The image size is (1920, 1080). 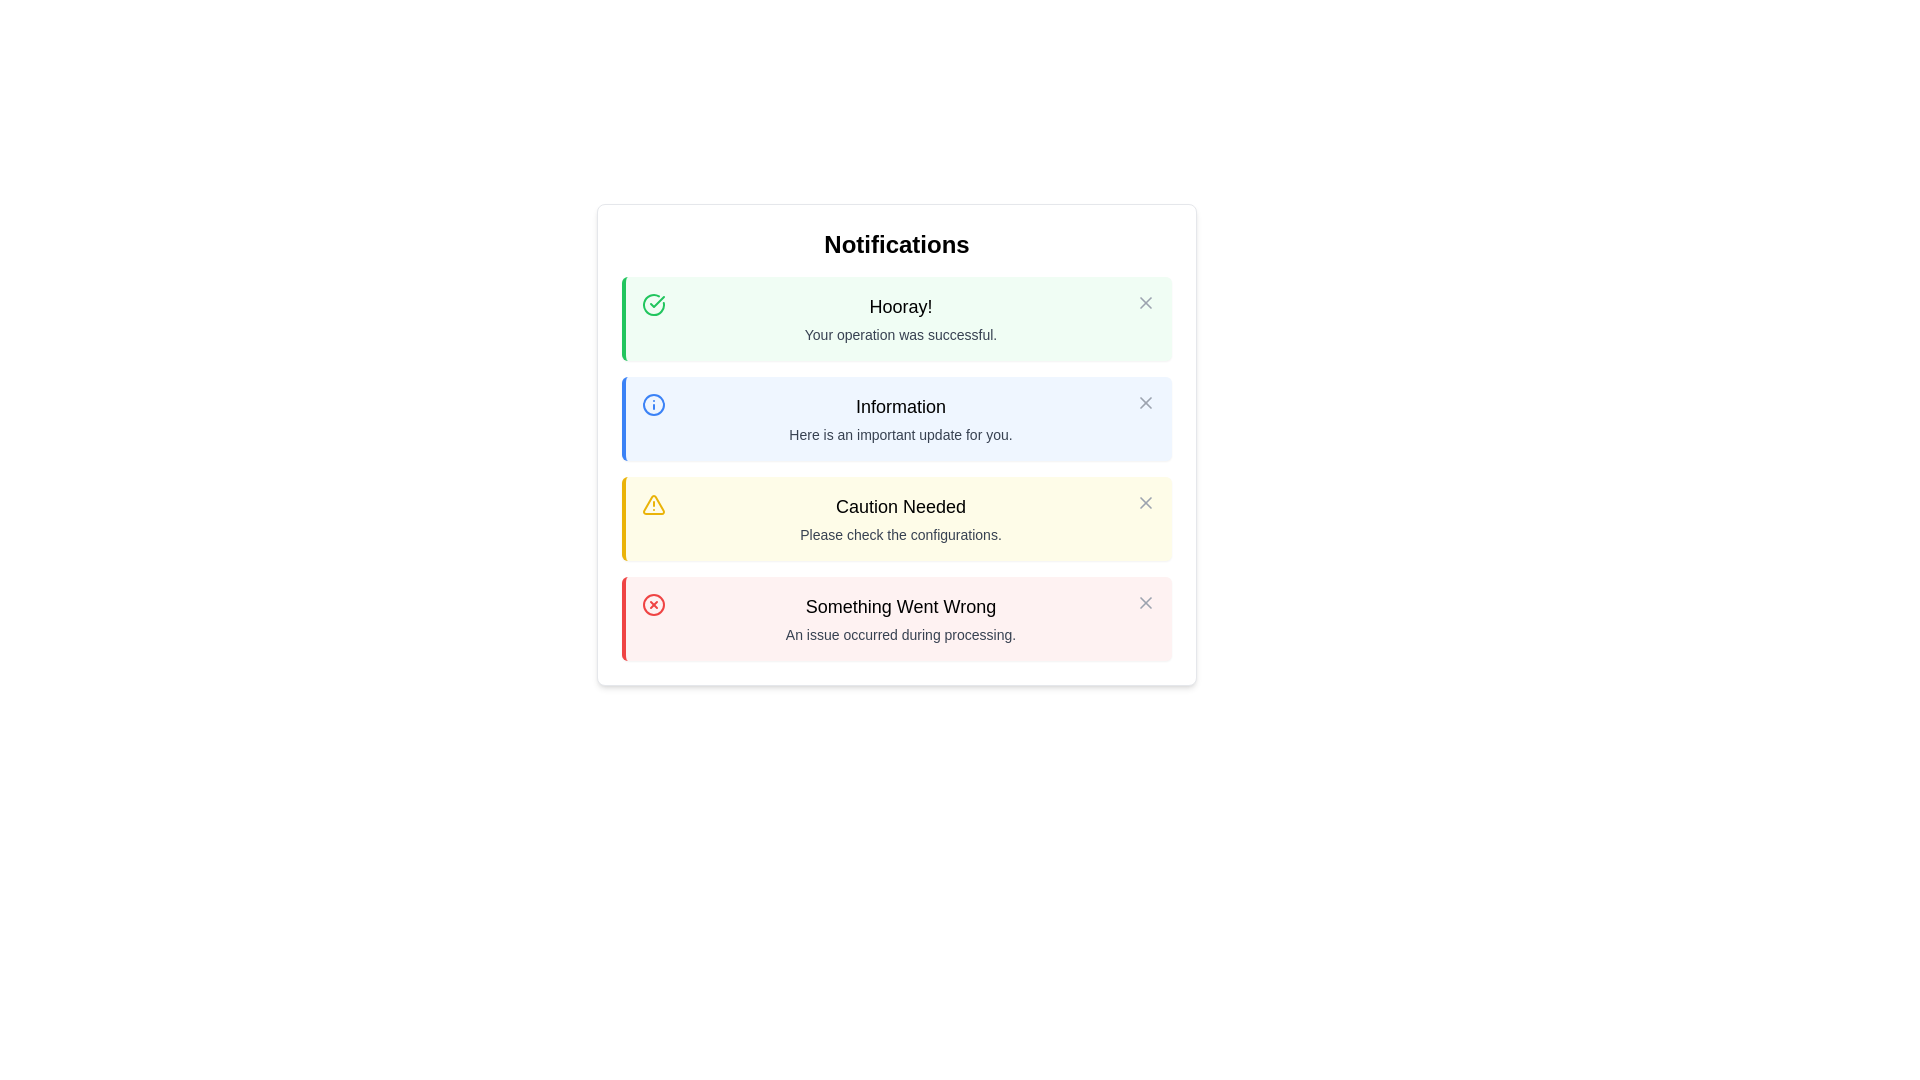 What do you see at coordinates (900, 605) in the screenshot?
I see `the notification heading that summarizes the error state, positioned at the bottom-most notification card, above the descriptive text and below the error icon` at bounding box center [900, 605].